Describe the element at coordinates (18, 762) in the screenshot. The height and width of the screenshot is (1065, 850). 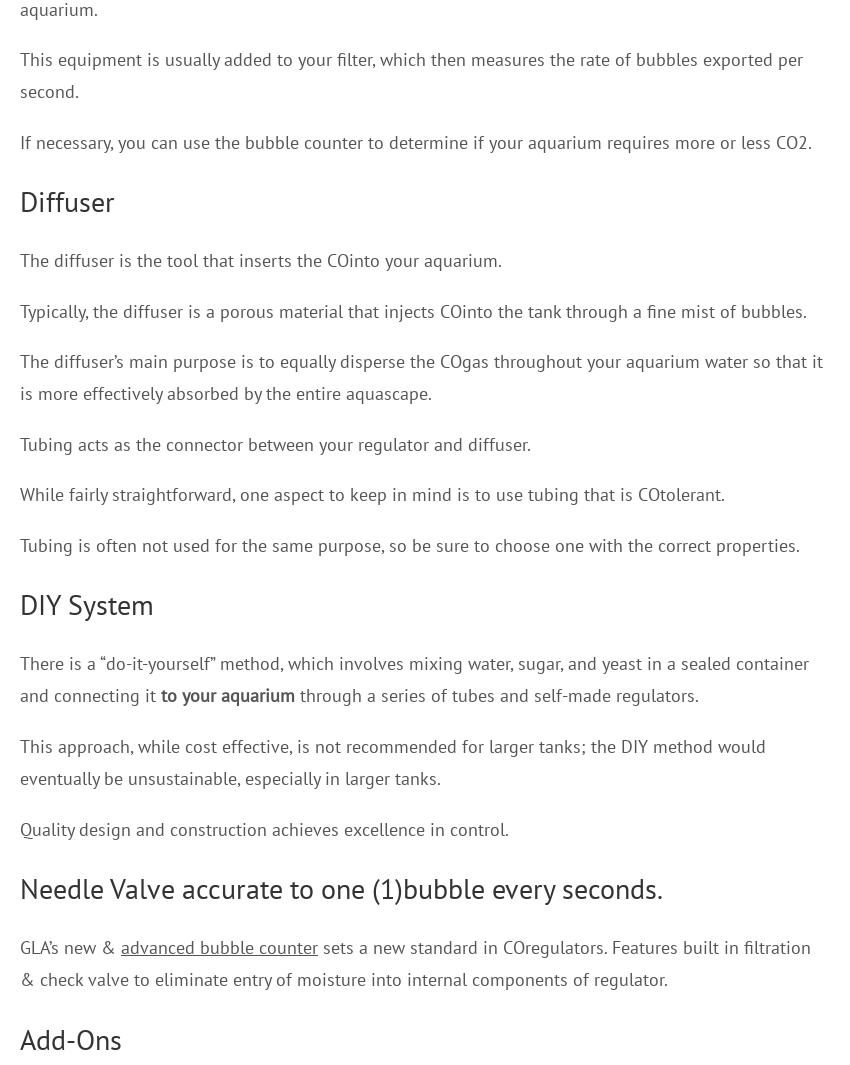
I see `'This approach, while cost effective, is not recommended for larger tanks; the DIY method would eventually be unsustainable, especially in larger tanks.'` at that location.